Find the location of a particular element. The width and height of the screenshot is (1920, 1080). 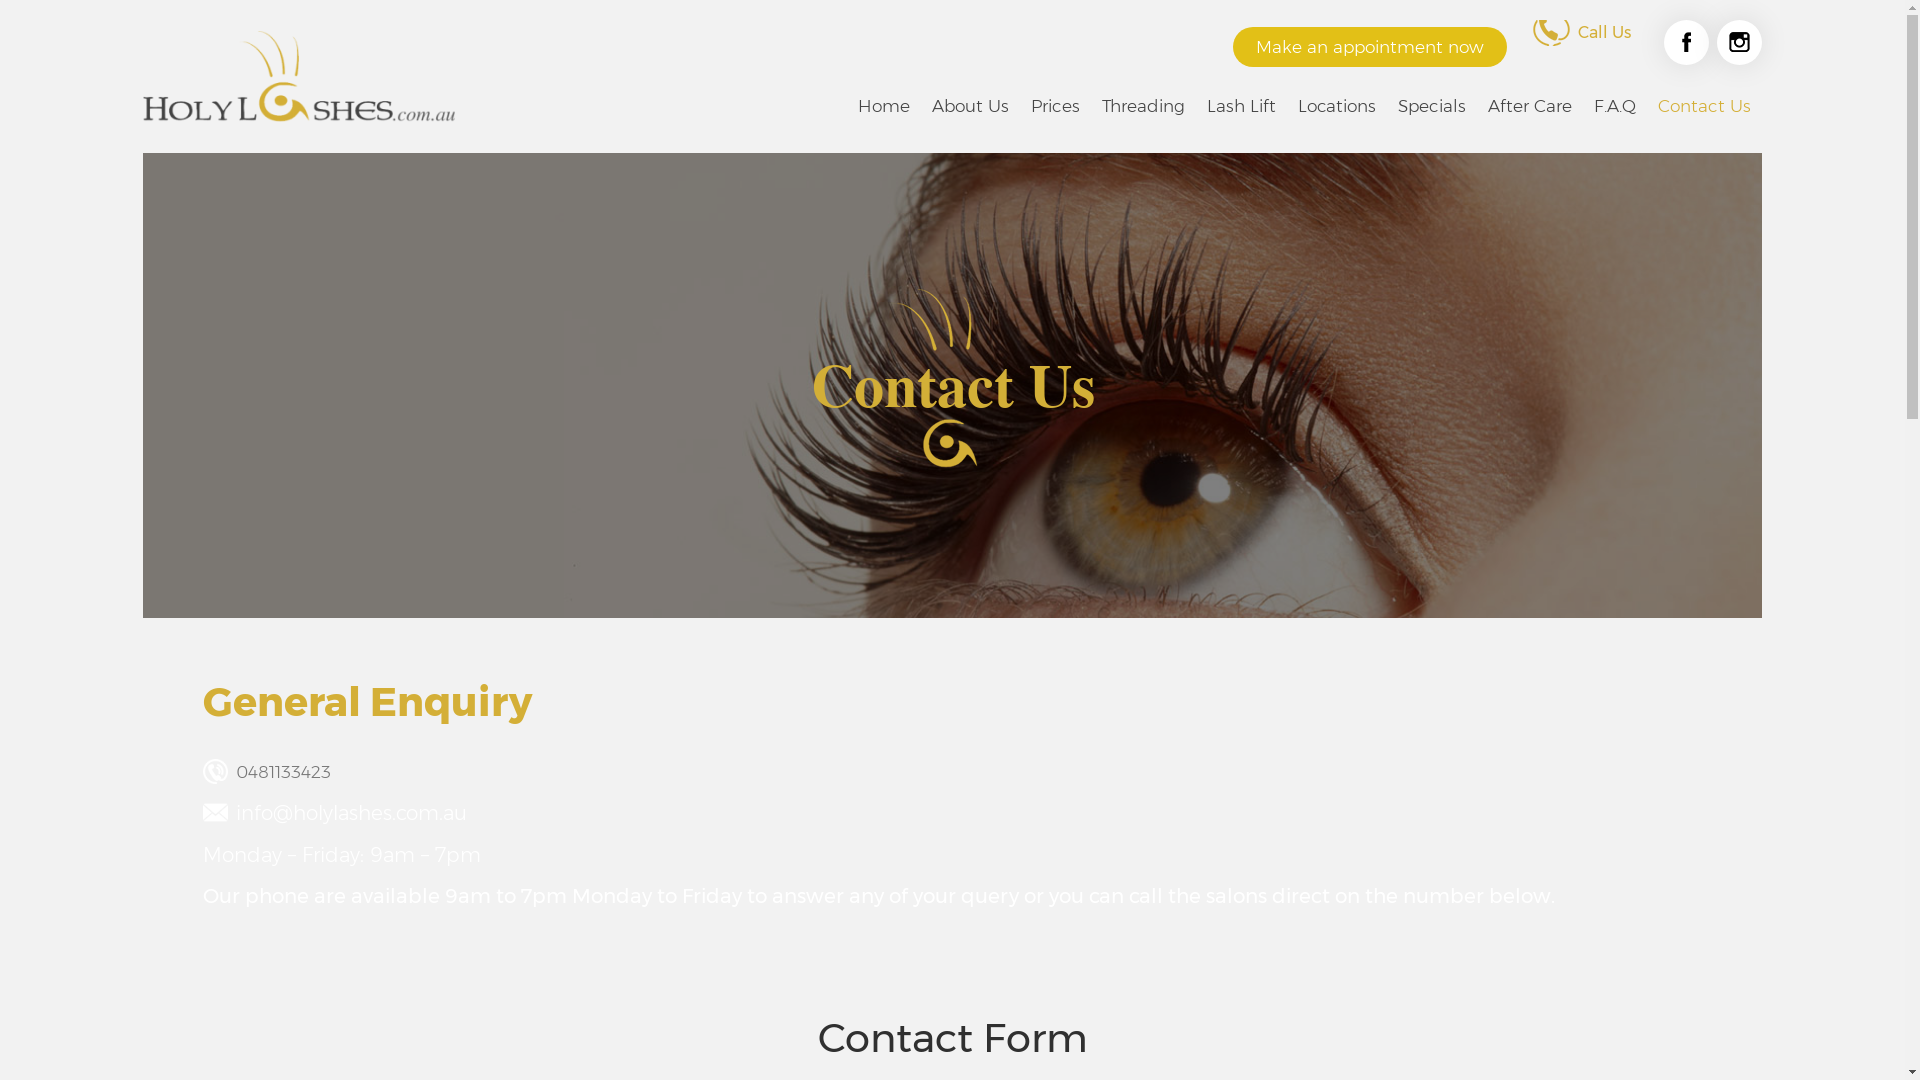

'Threading' is located at coordinates (1143, 105).